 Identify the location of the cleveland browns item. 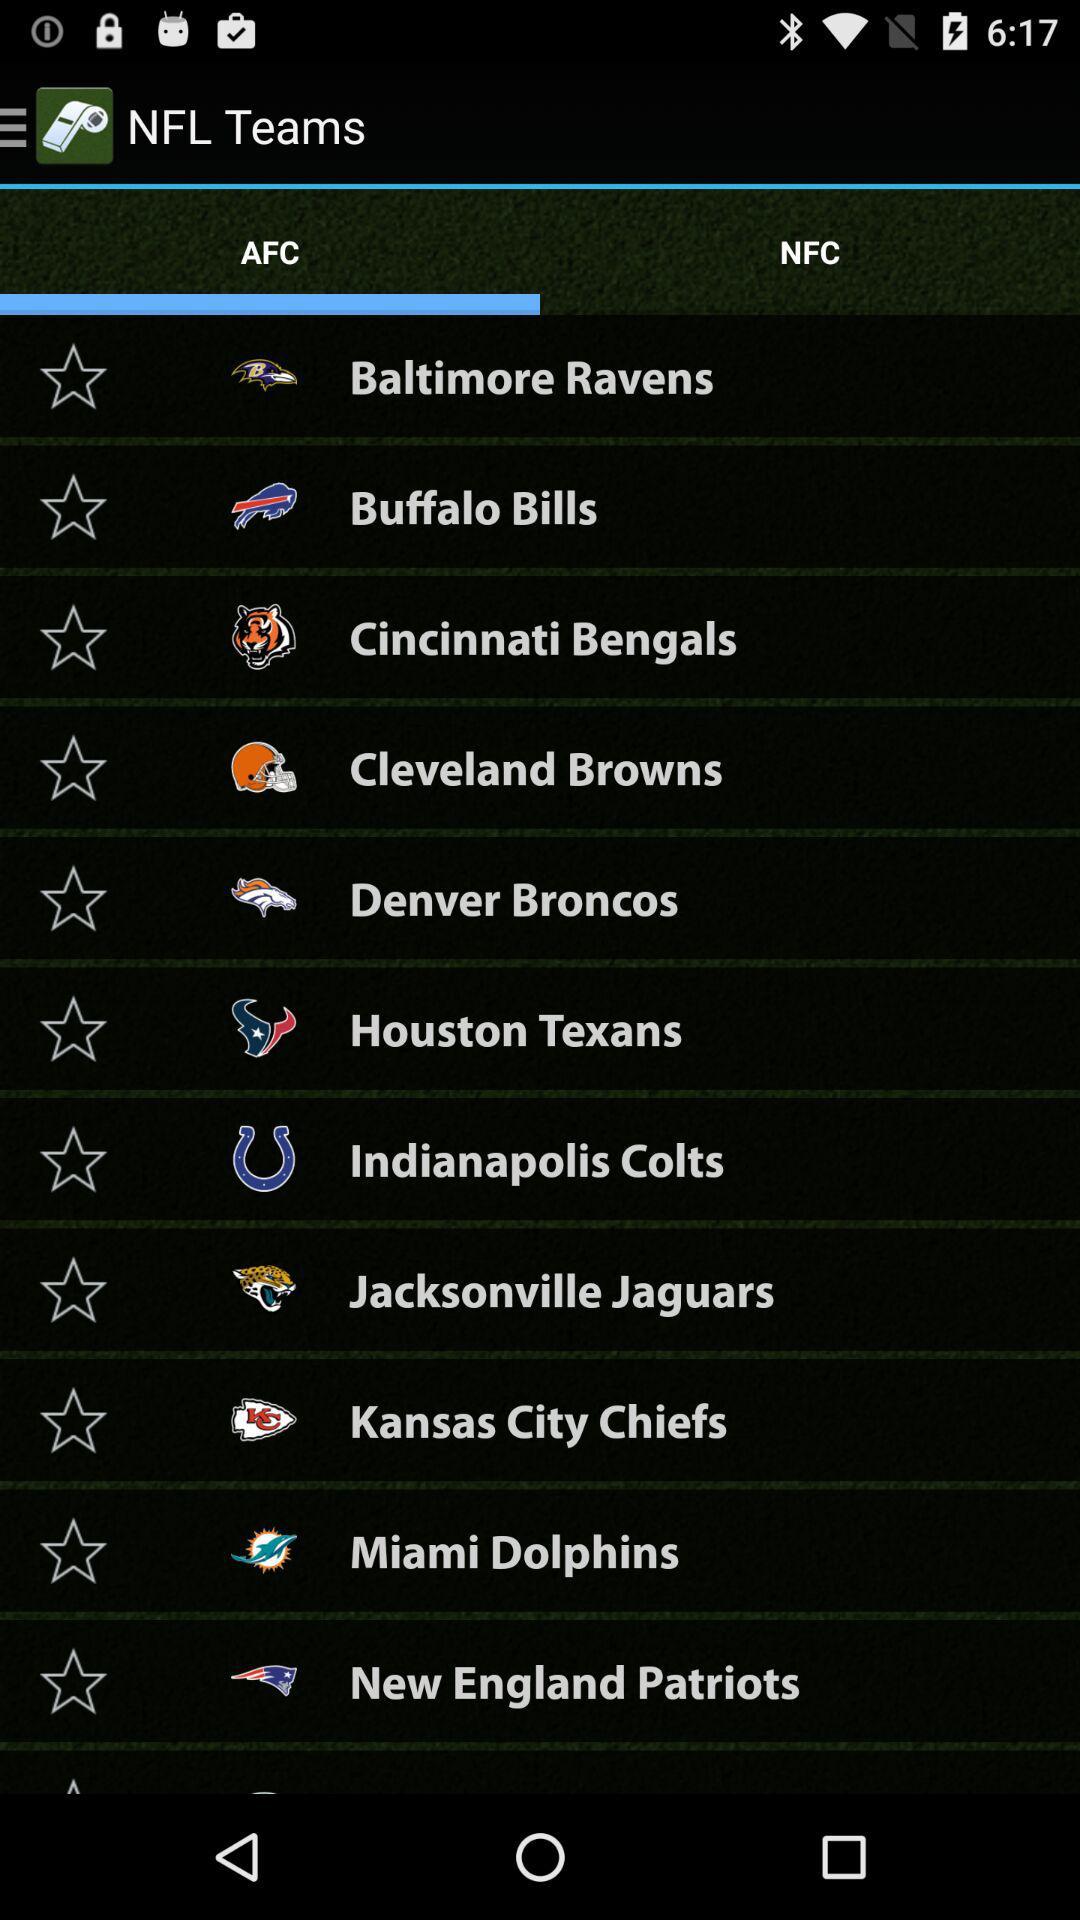
(535, 766).